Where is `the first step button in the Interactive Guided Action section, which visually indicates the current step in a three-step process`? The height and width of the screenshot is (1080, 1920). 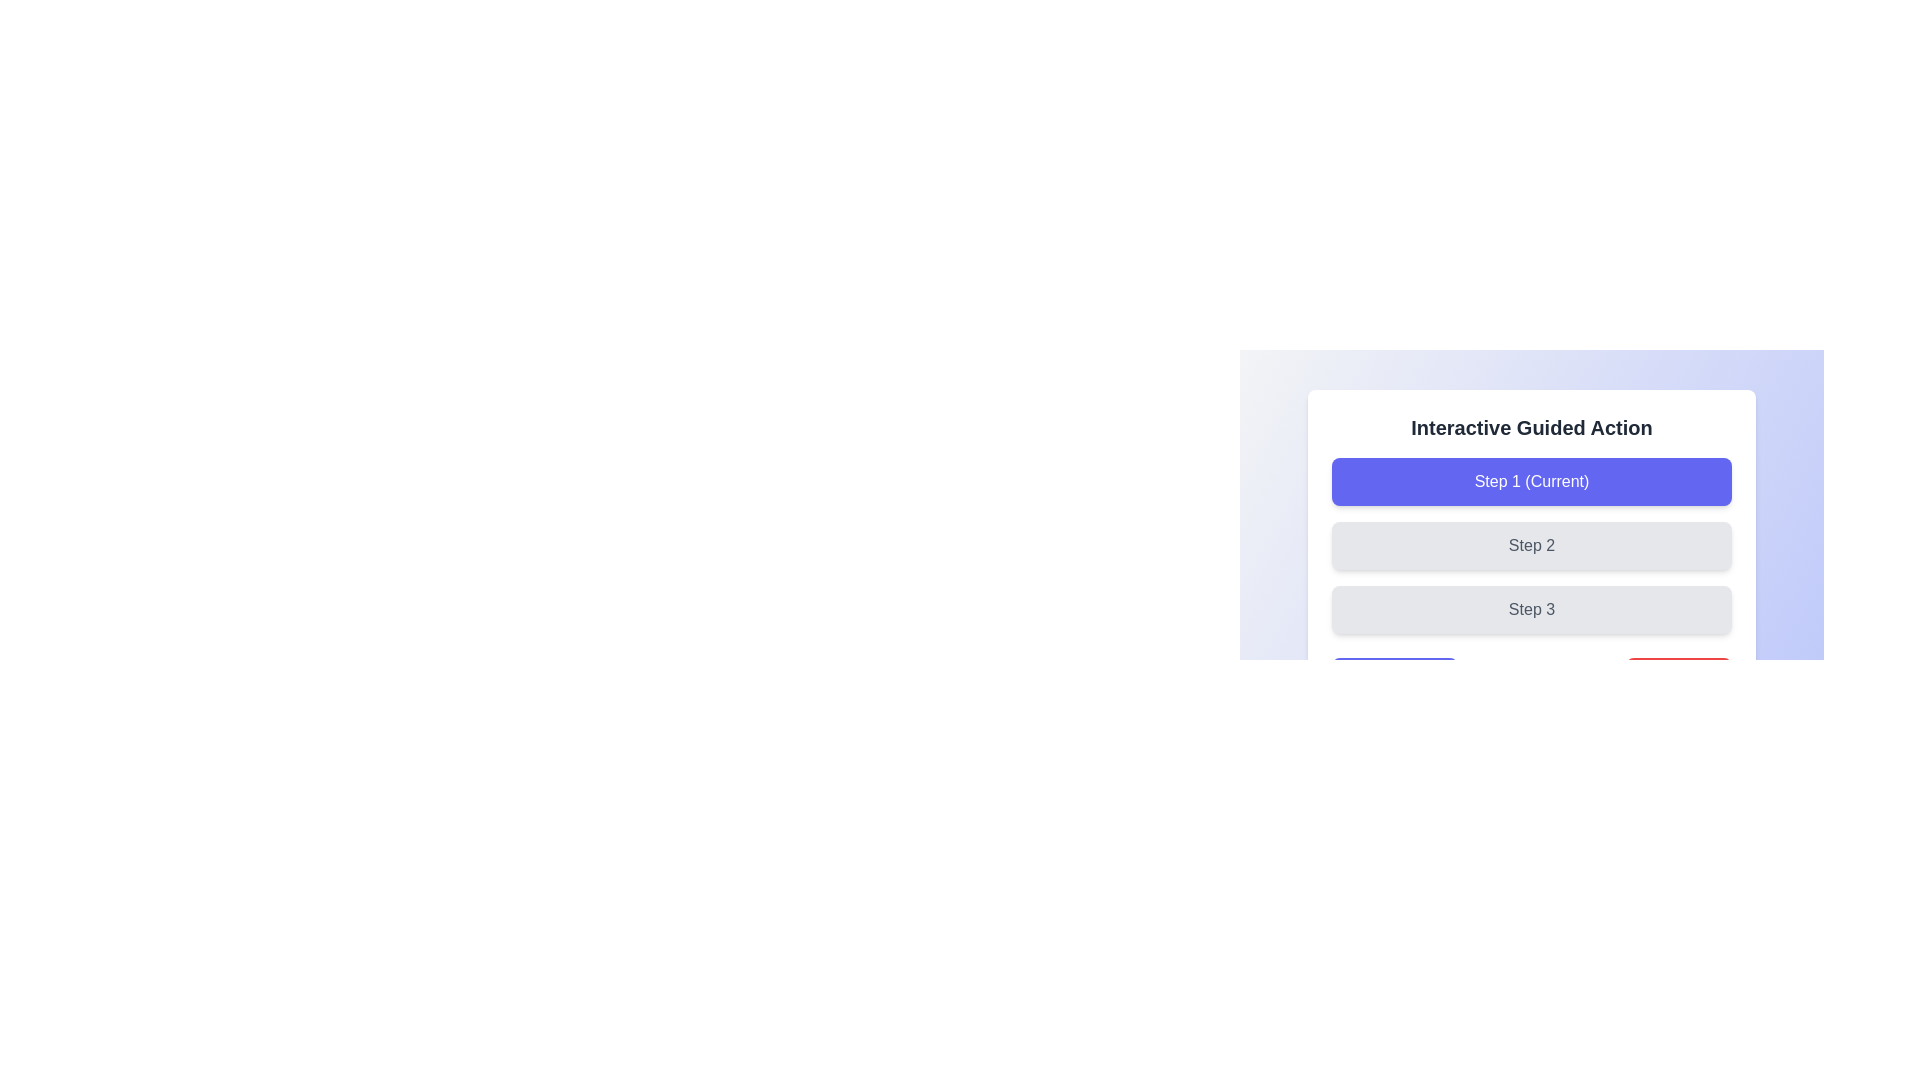 the first step button in the Interactive Guided Action section, which visually indicates the current step in a three-step process is located at coordinates (1530, 493).